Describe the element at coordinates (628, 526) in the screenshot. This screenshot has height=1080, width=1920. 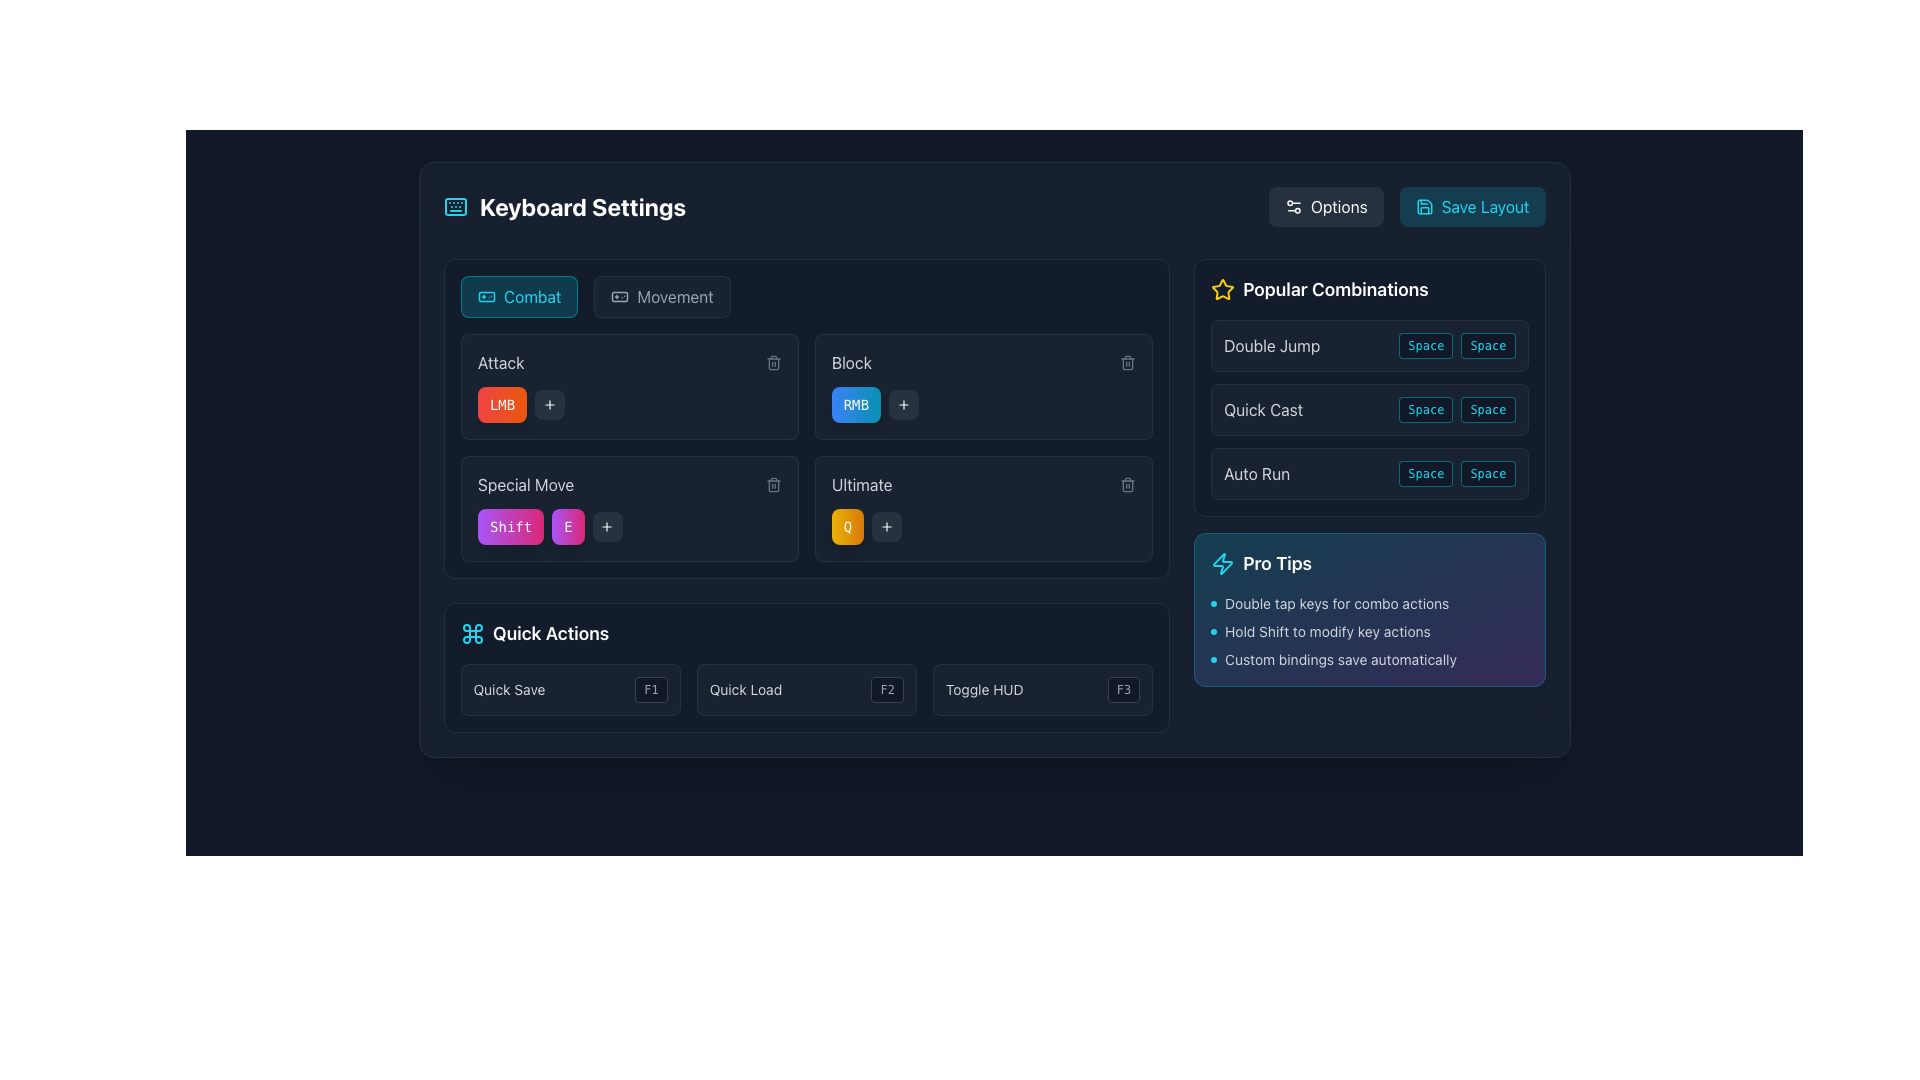
I see `the grouped keyboard shortcut components labeled 'Shift', 'E', and '+' located under the 'Special Move' in the 'Keyboard Settings' section` at that location.